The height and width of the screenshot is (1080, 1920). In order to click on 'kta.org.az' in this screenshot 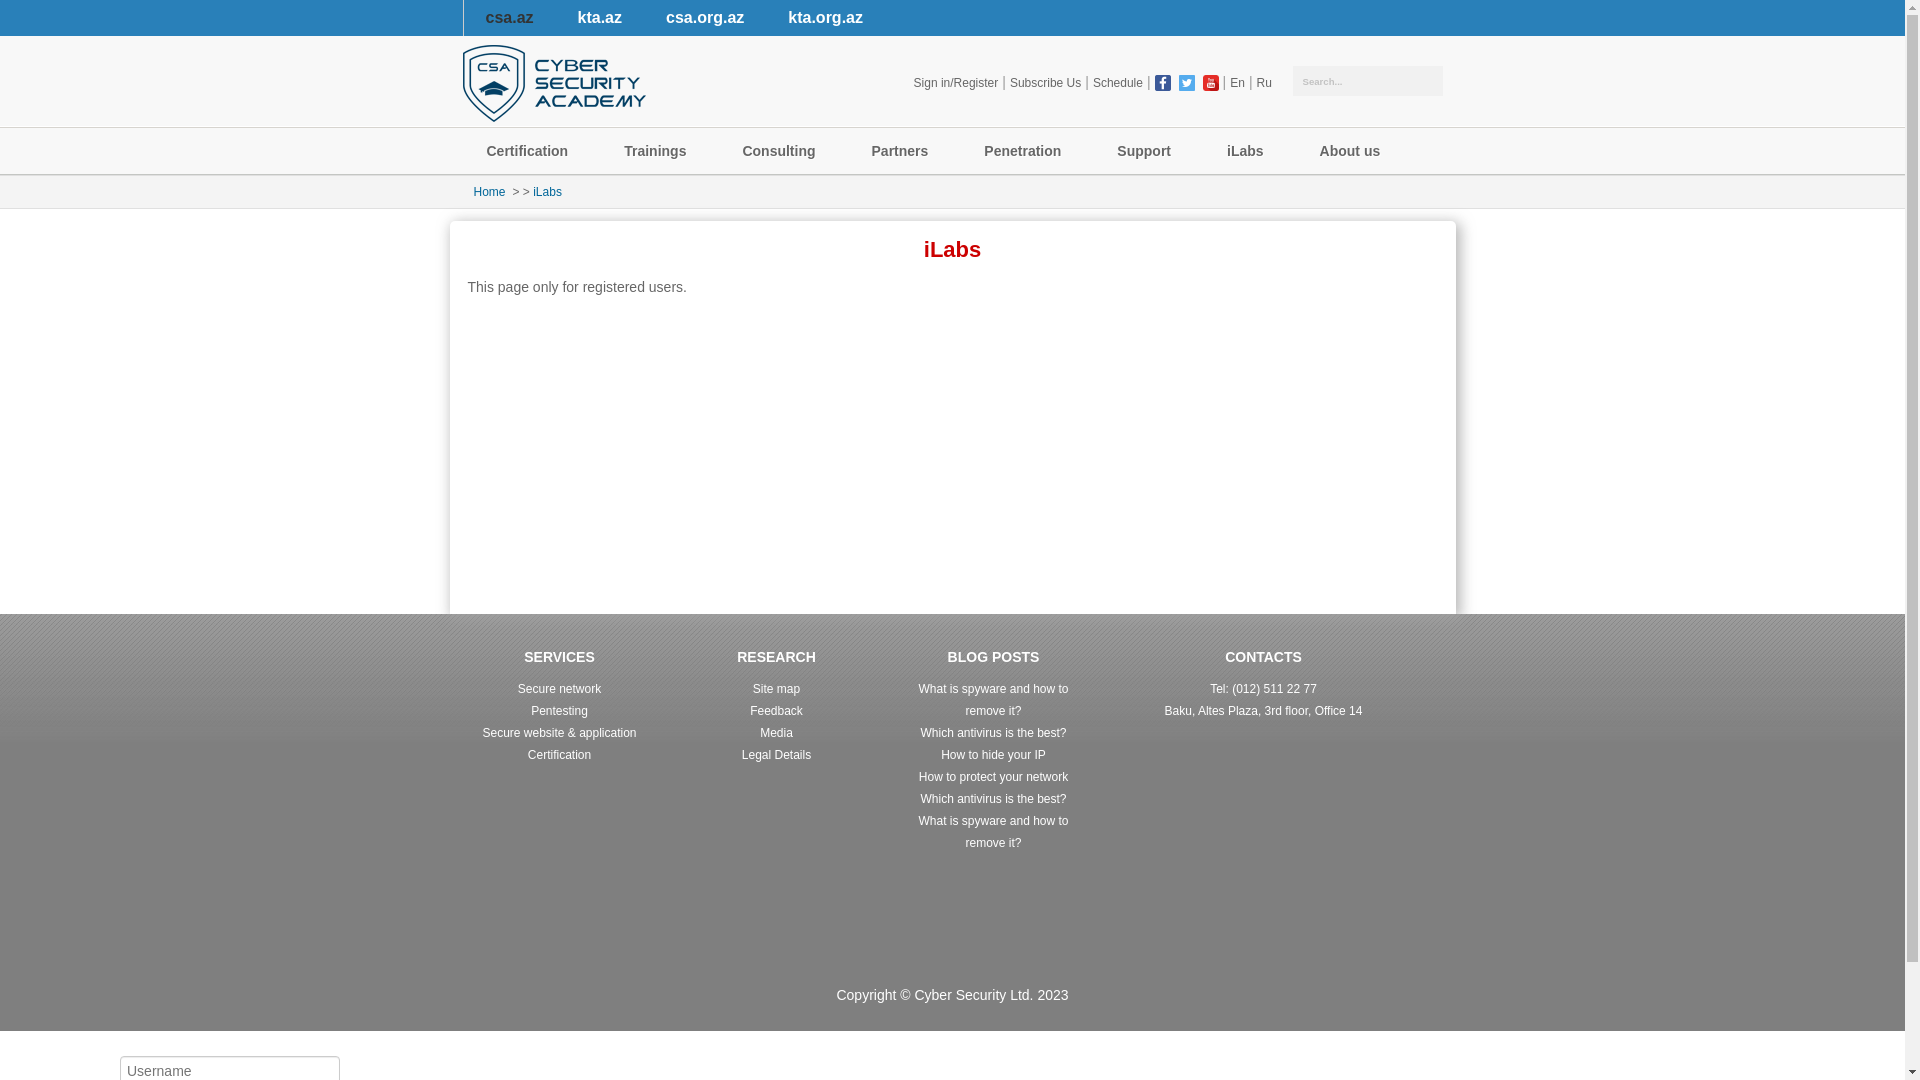, I will do `click(825, 18)`.